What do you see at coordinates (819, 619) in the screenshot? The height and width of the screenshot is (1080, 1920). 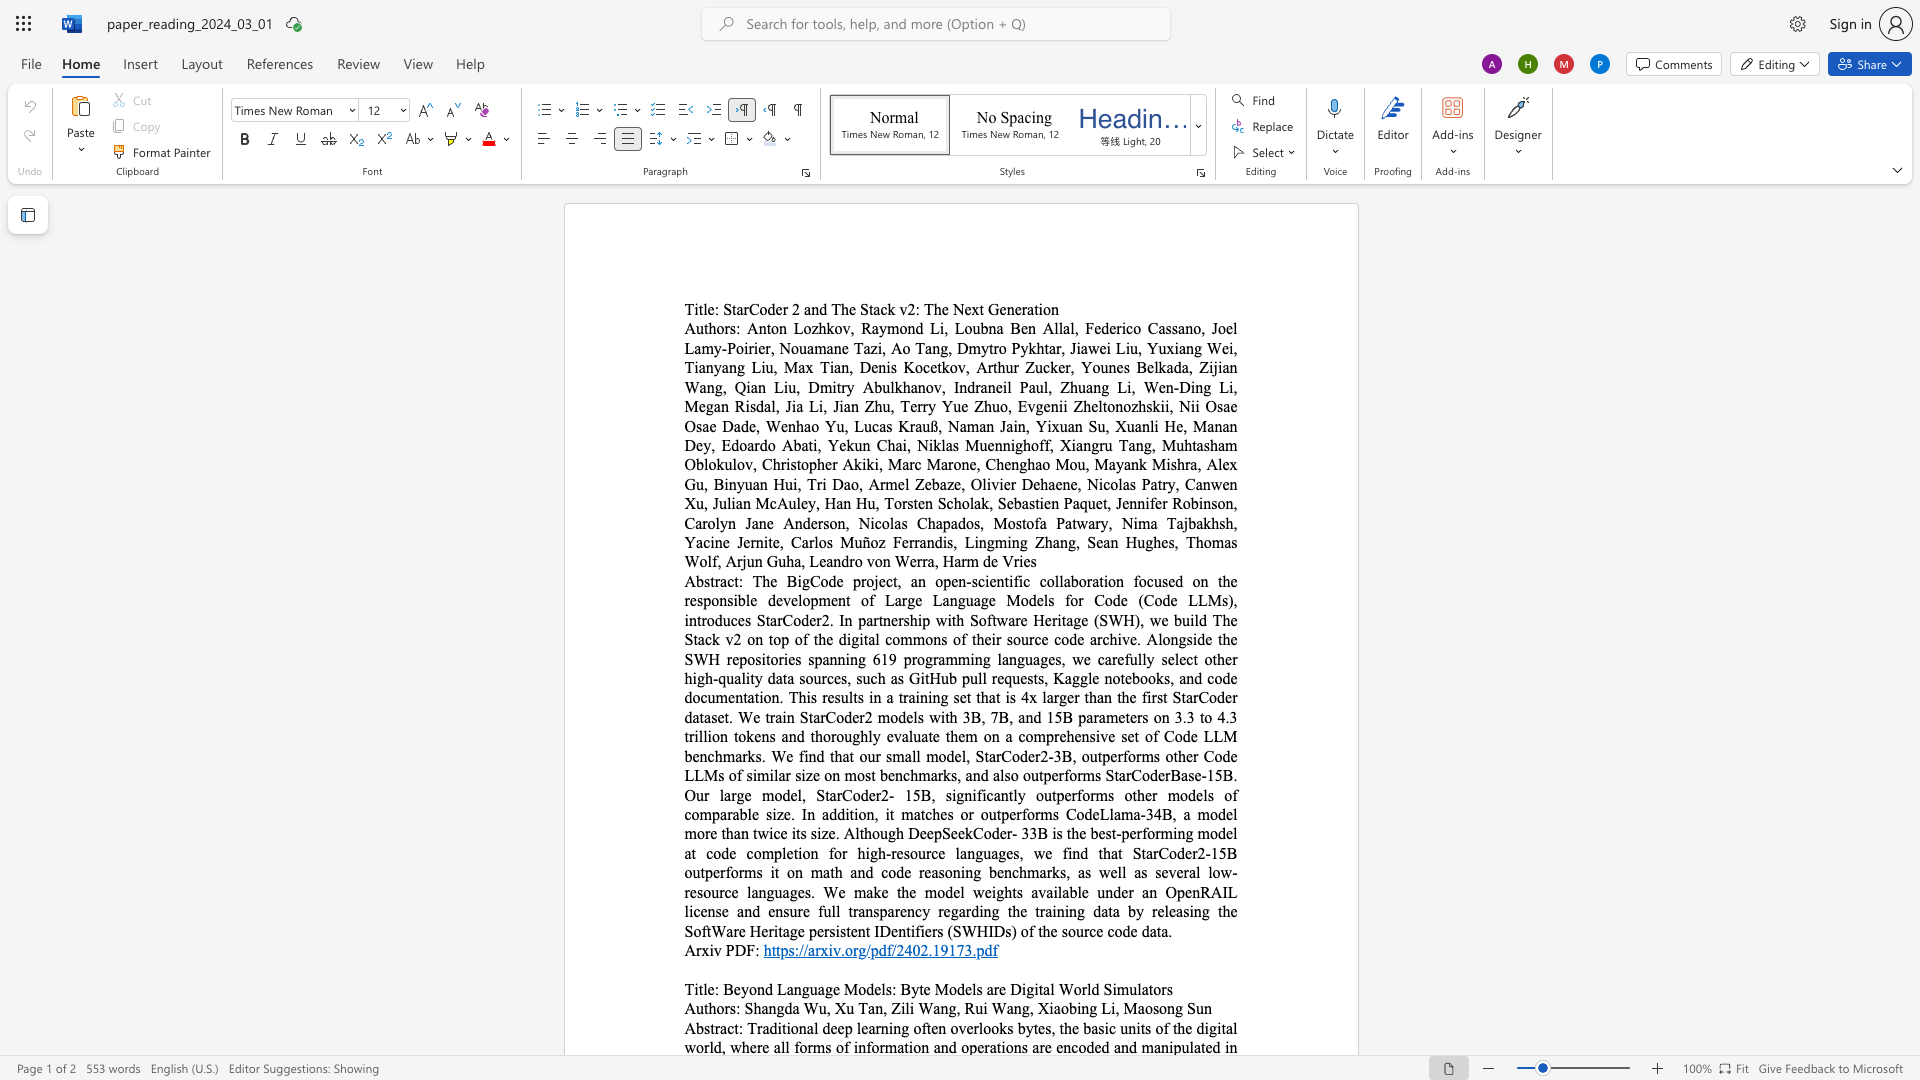 I see `the 8th character "r" in the text` at bounding box center [819, 619].